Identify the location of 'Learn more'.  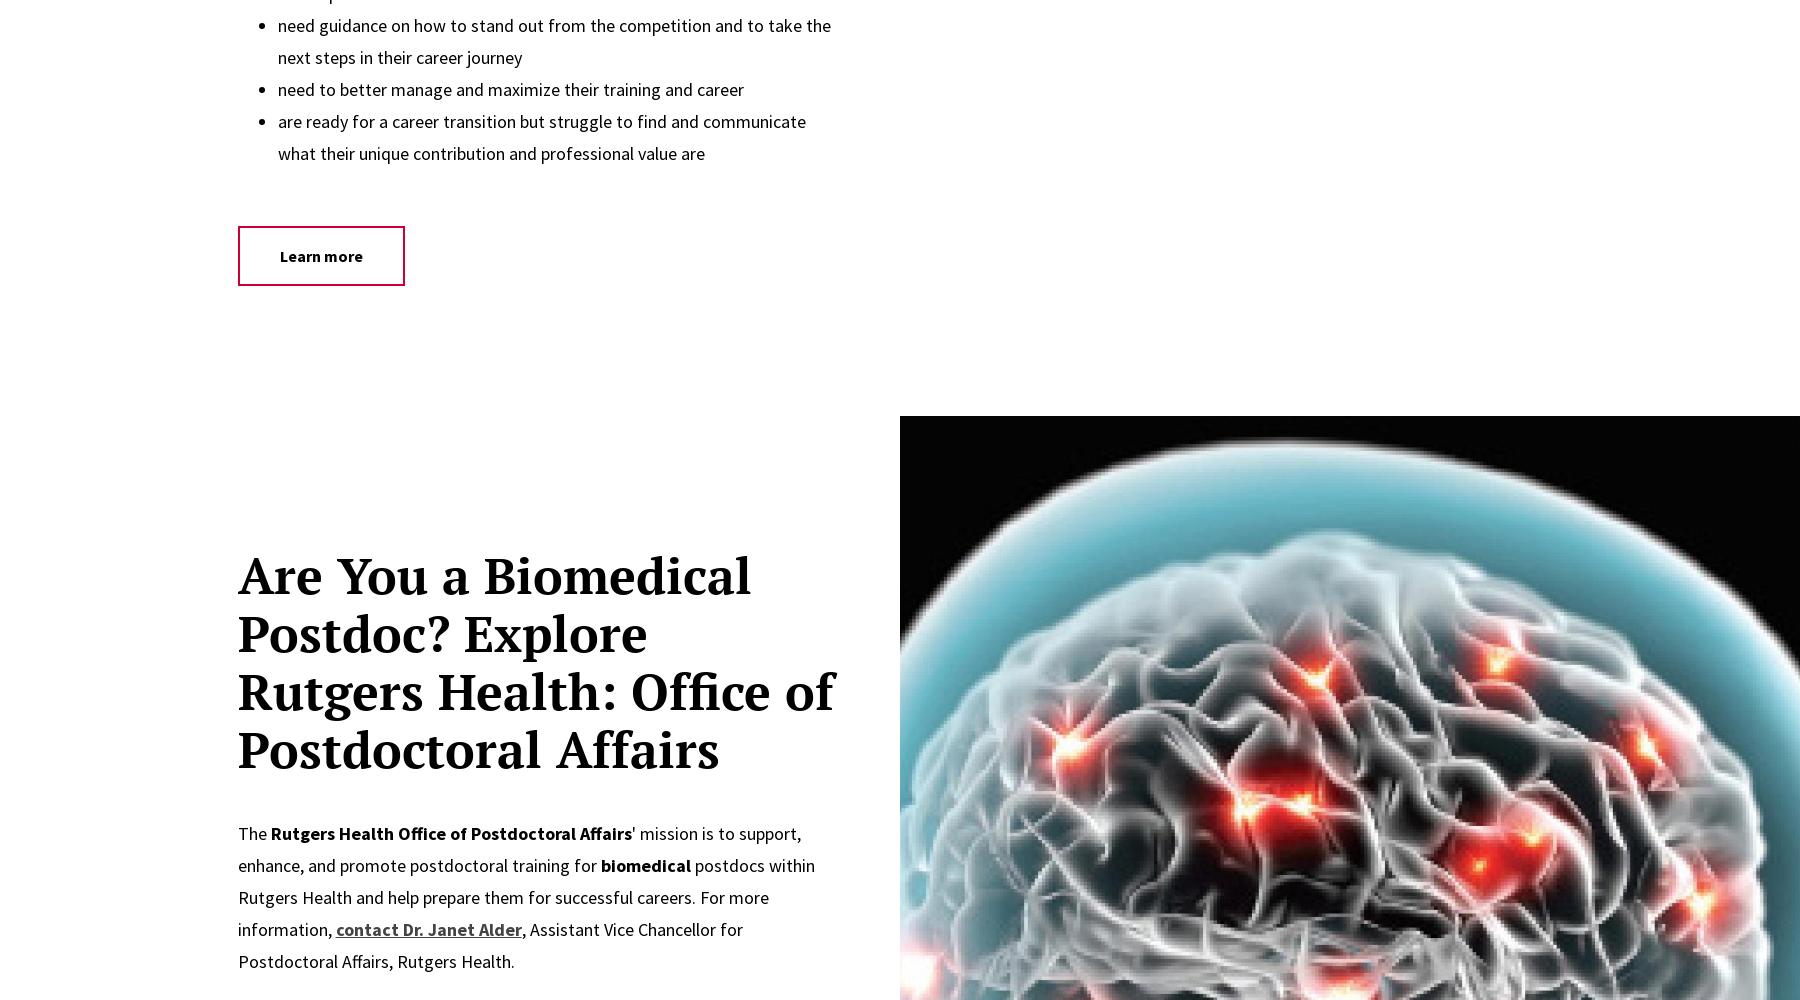
(319, 255).